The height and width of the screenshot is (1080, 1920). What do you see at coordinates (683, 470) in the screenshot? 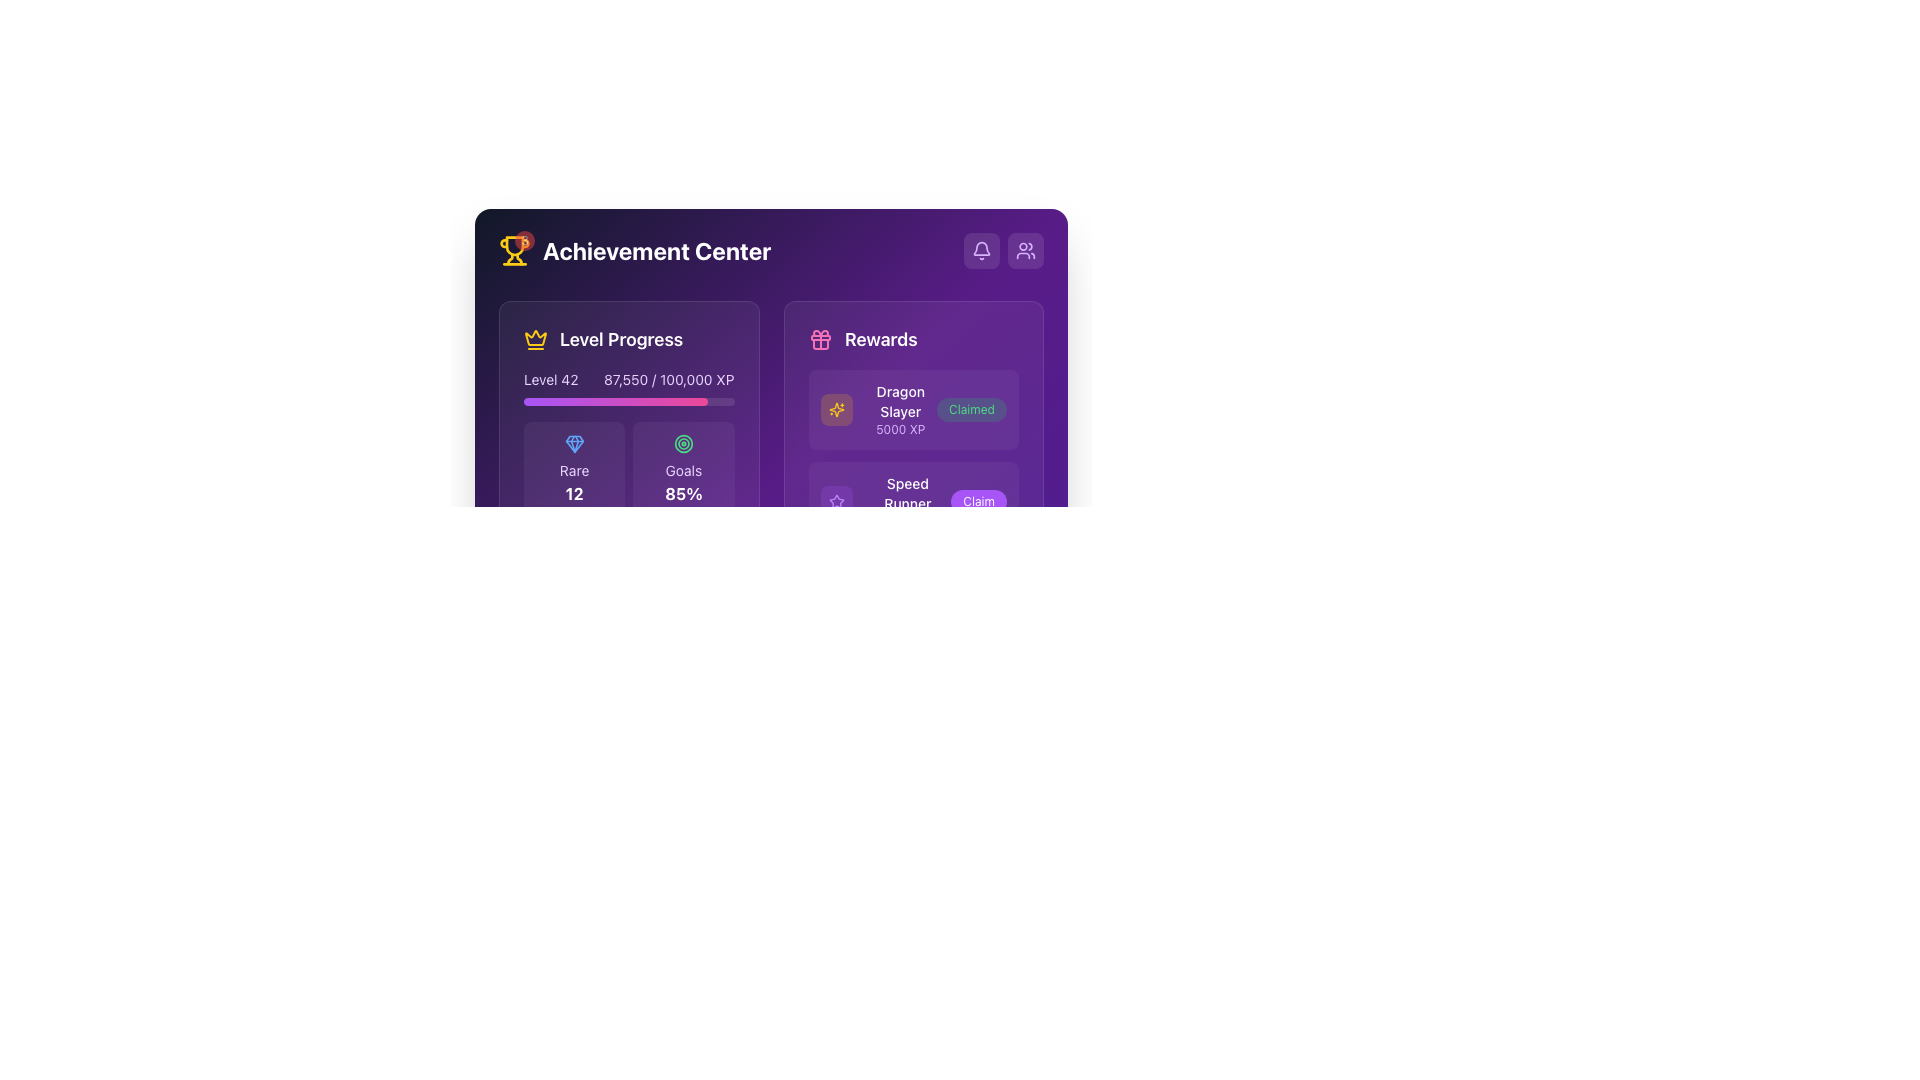
I see `the informational card component displaying the goal name and its completion percentage, which is the second card in the 'Level Progress' section of the Achievement Center` at bounding box center [683, 470].